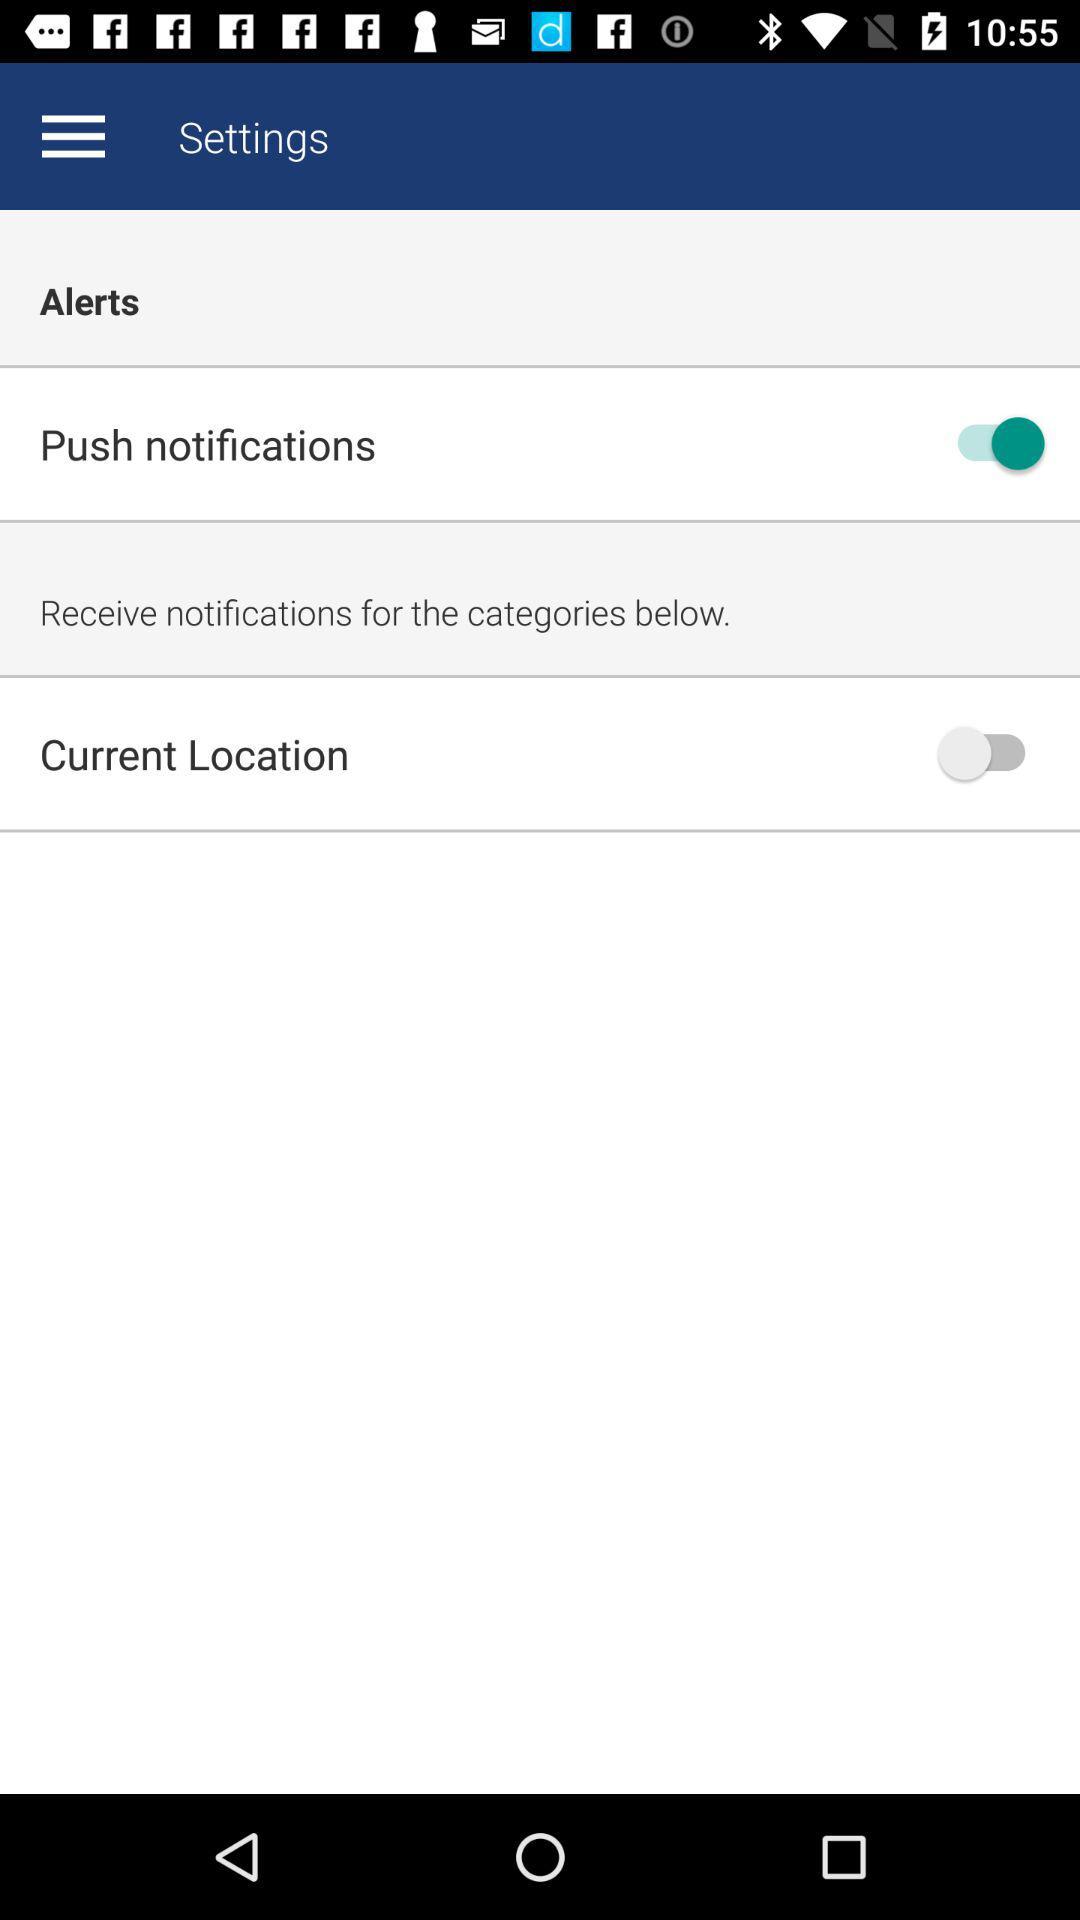  Describe the element at coordinates (72, 135) in the screenshot. I see `icon above the alerts app` at that location.